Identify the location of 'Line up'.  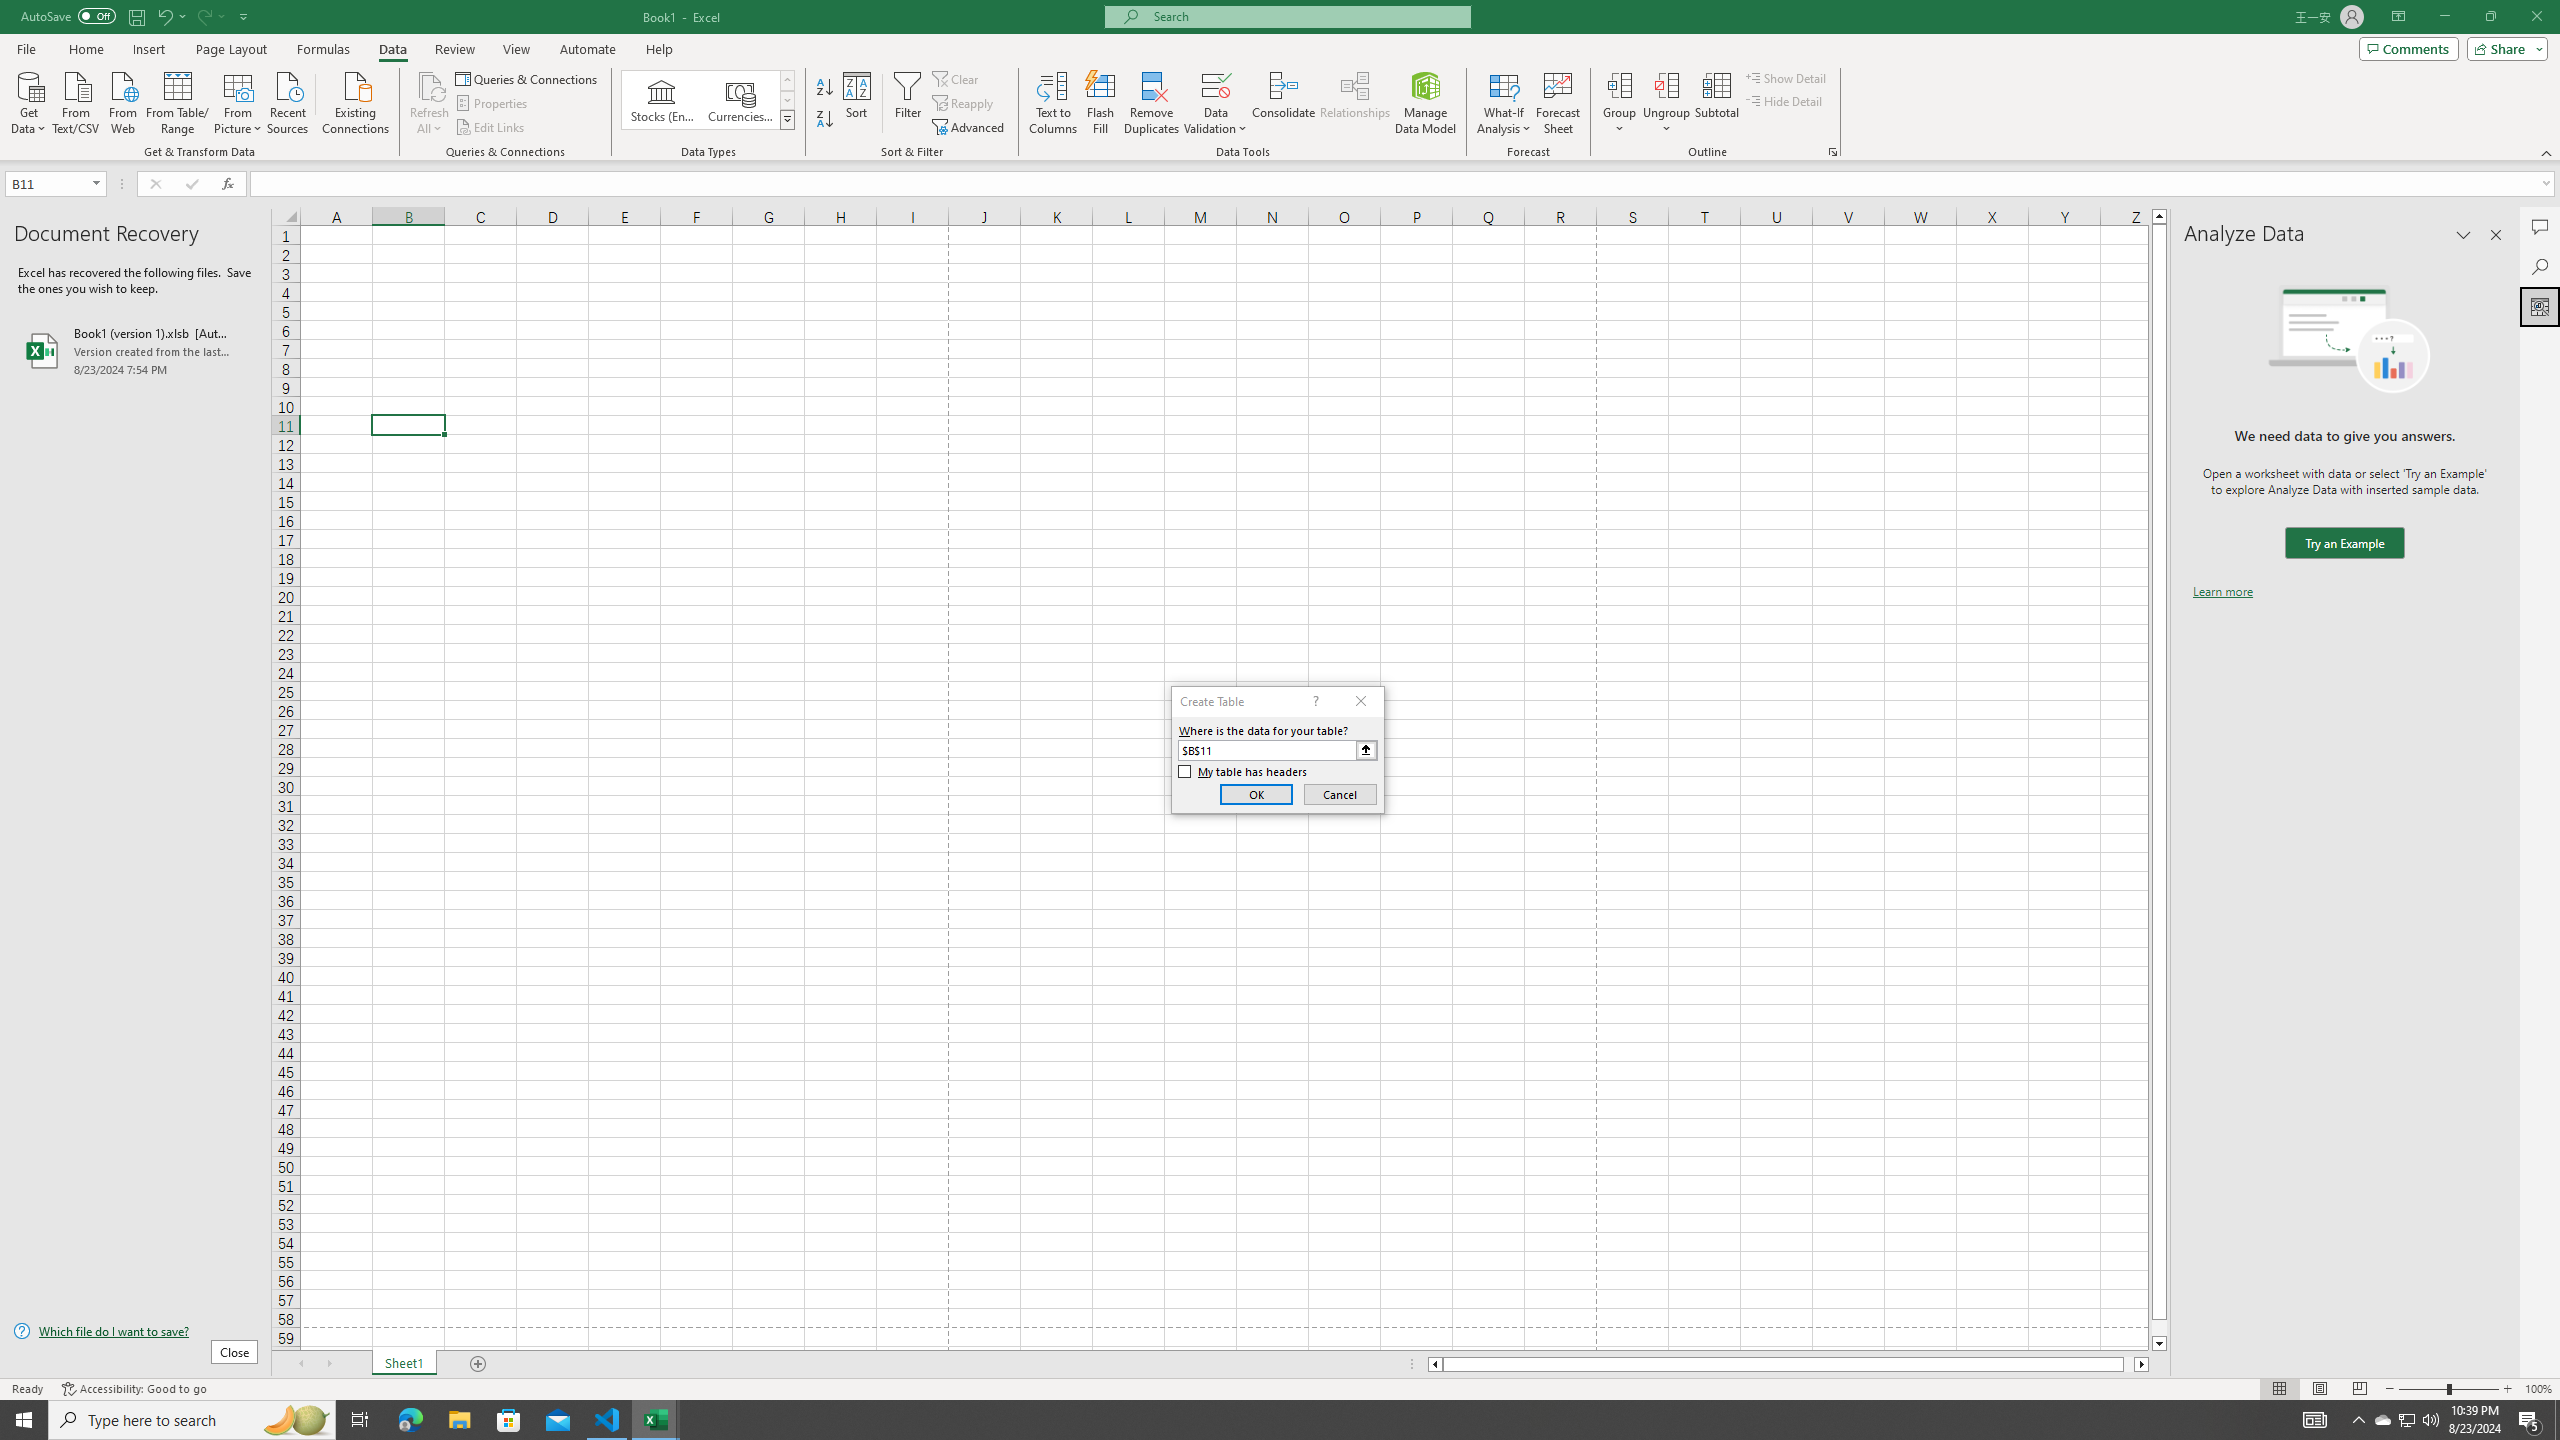
(2159, 215).